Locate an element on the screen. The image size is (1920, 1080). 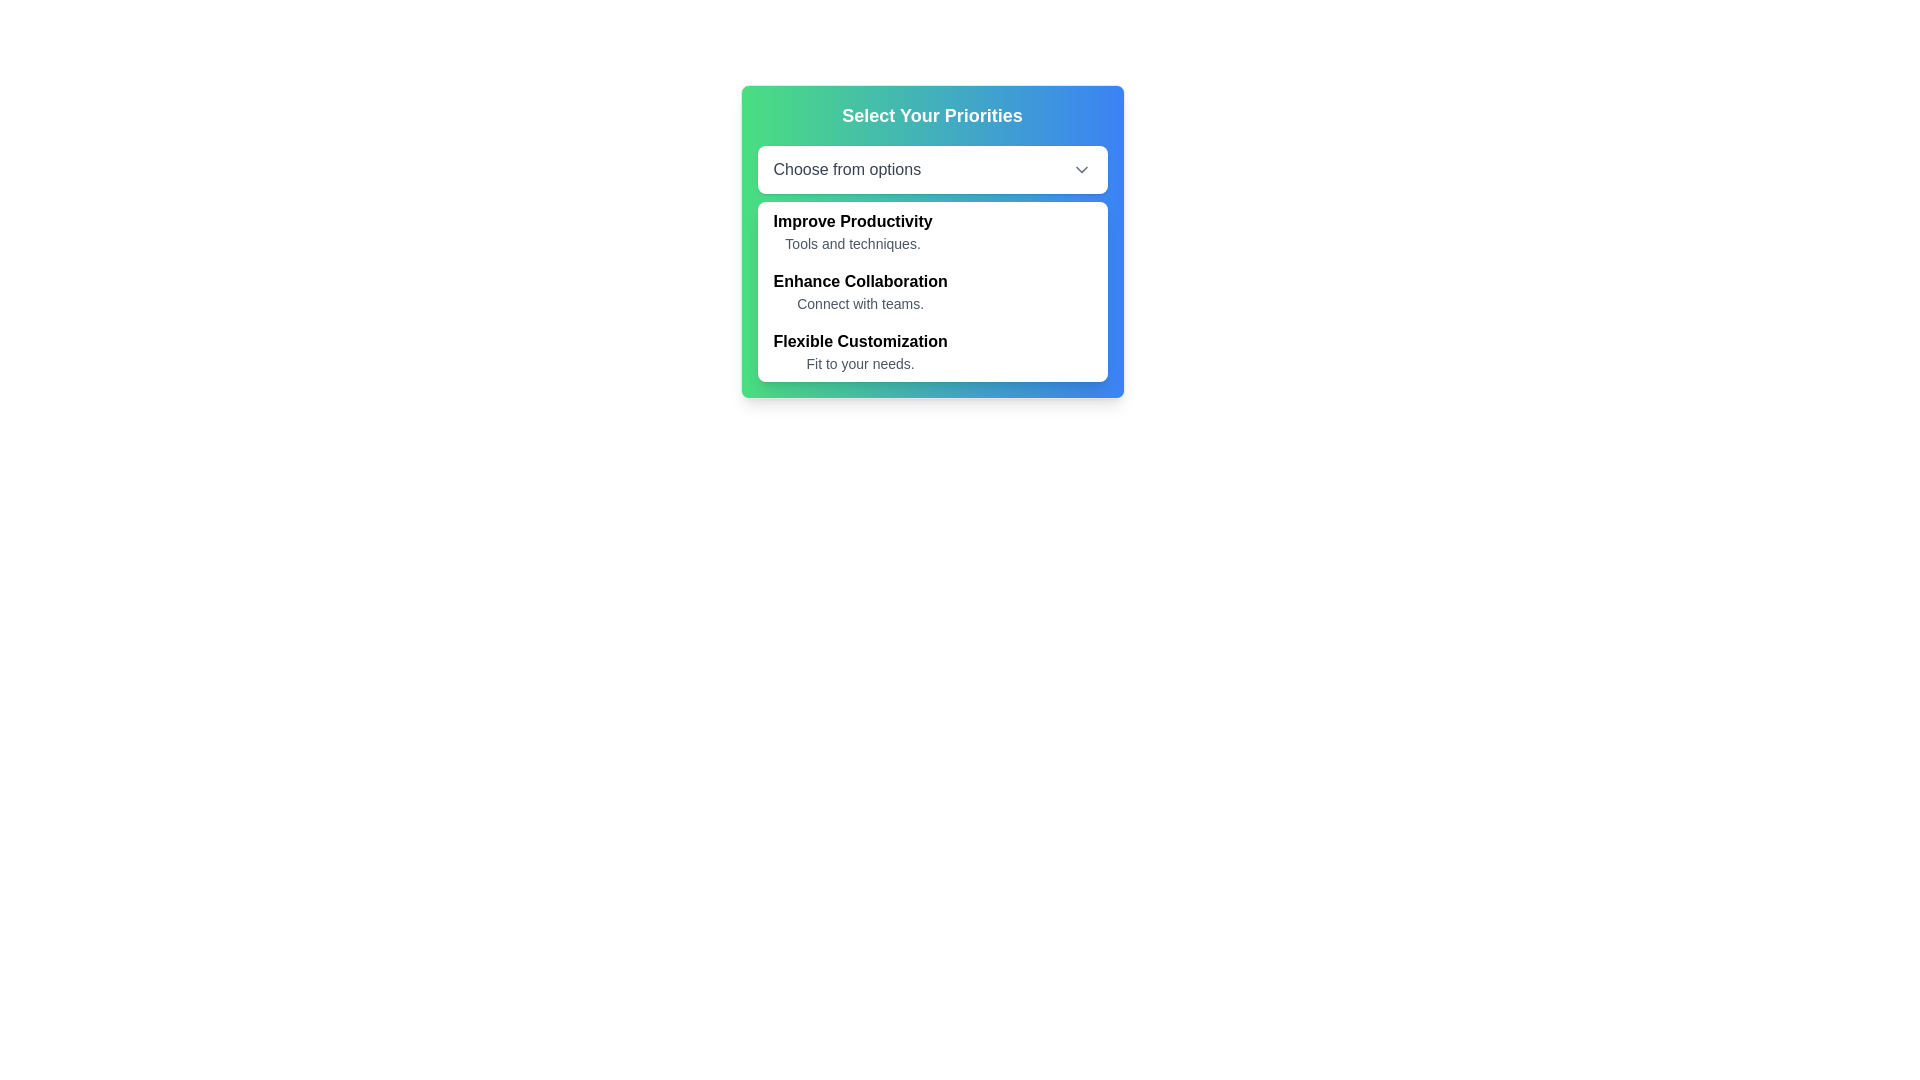
the second item in the dropdown menu, which is positioned between 'Improve Productivity' and 'Flexible Customization' is located at coordinates (860, 292).